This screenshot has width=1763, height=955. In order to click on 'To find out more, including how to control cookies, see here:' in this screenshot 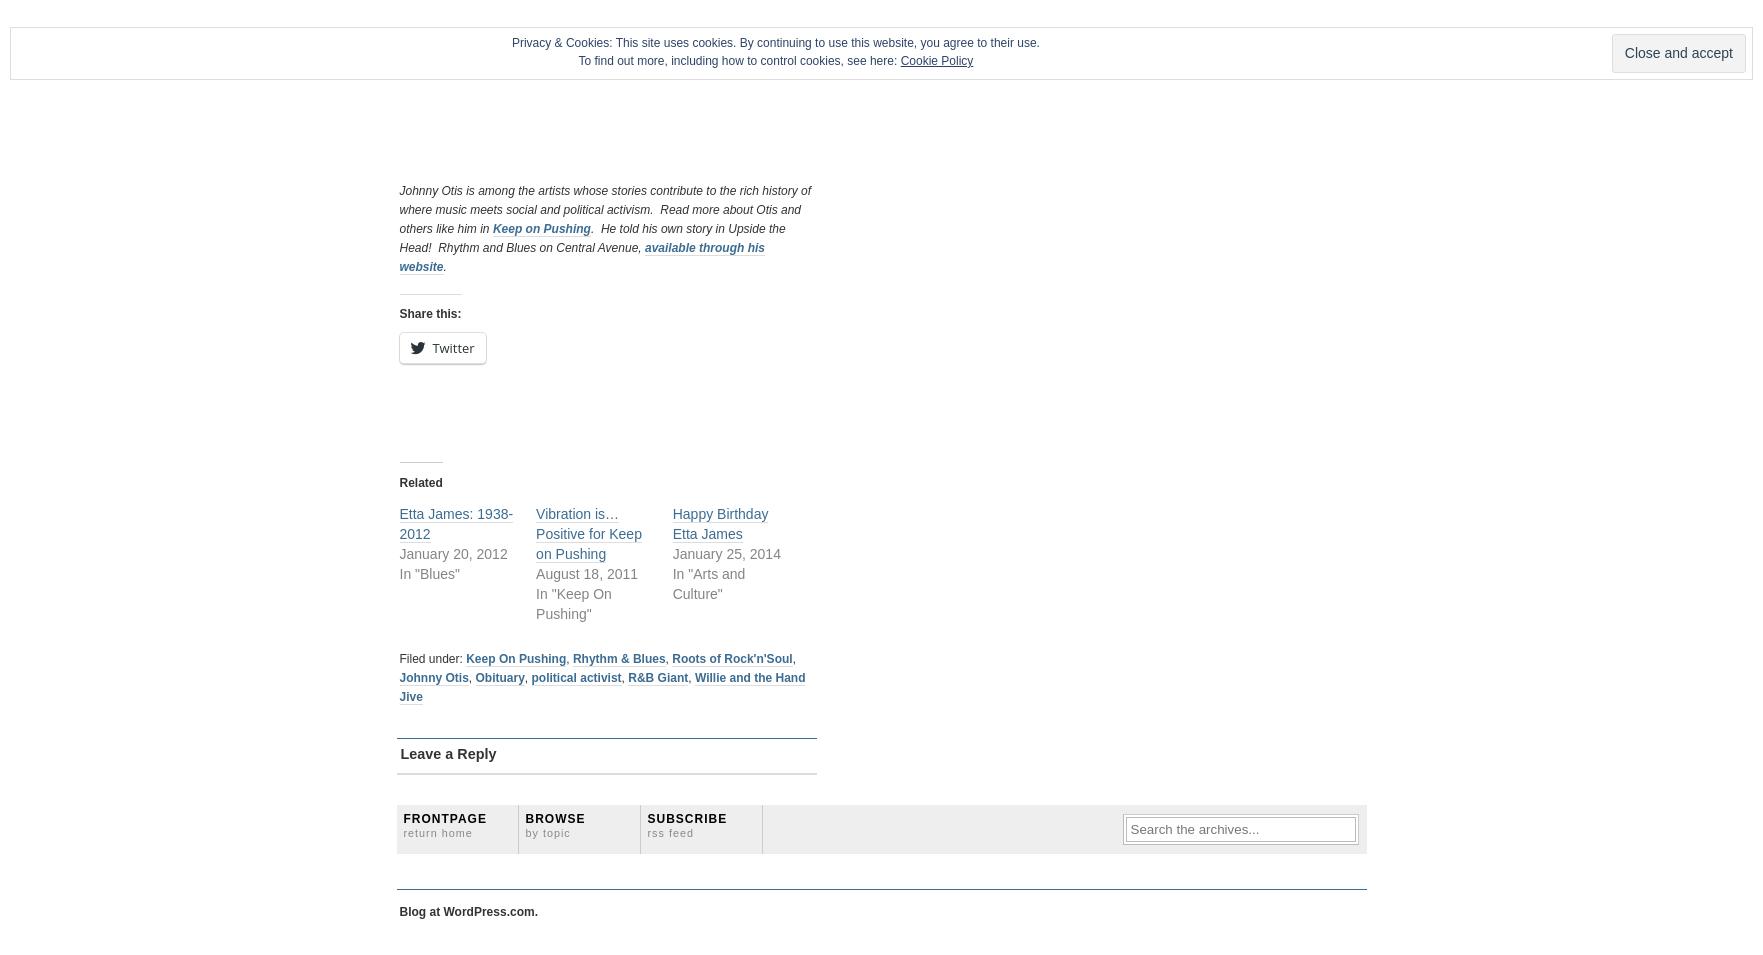, I will do `click(739, 60)`.